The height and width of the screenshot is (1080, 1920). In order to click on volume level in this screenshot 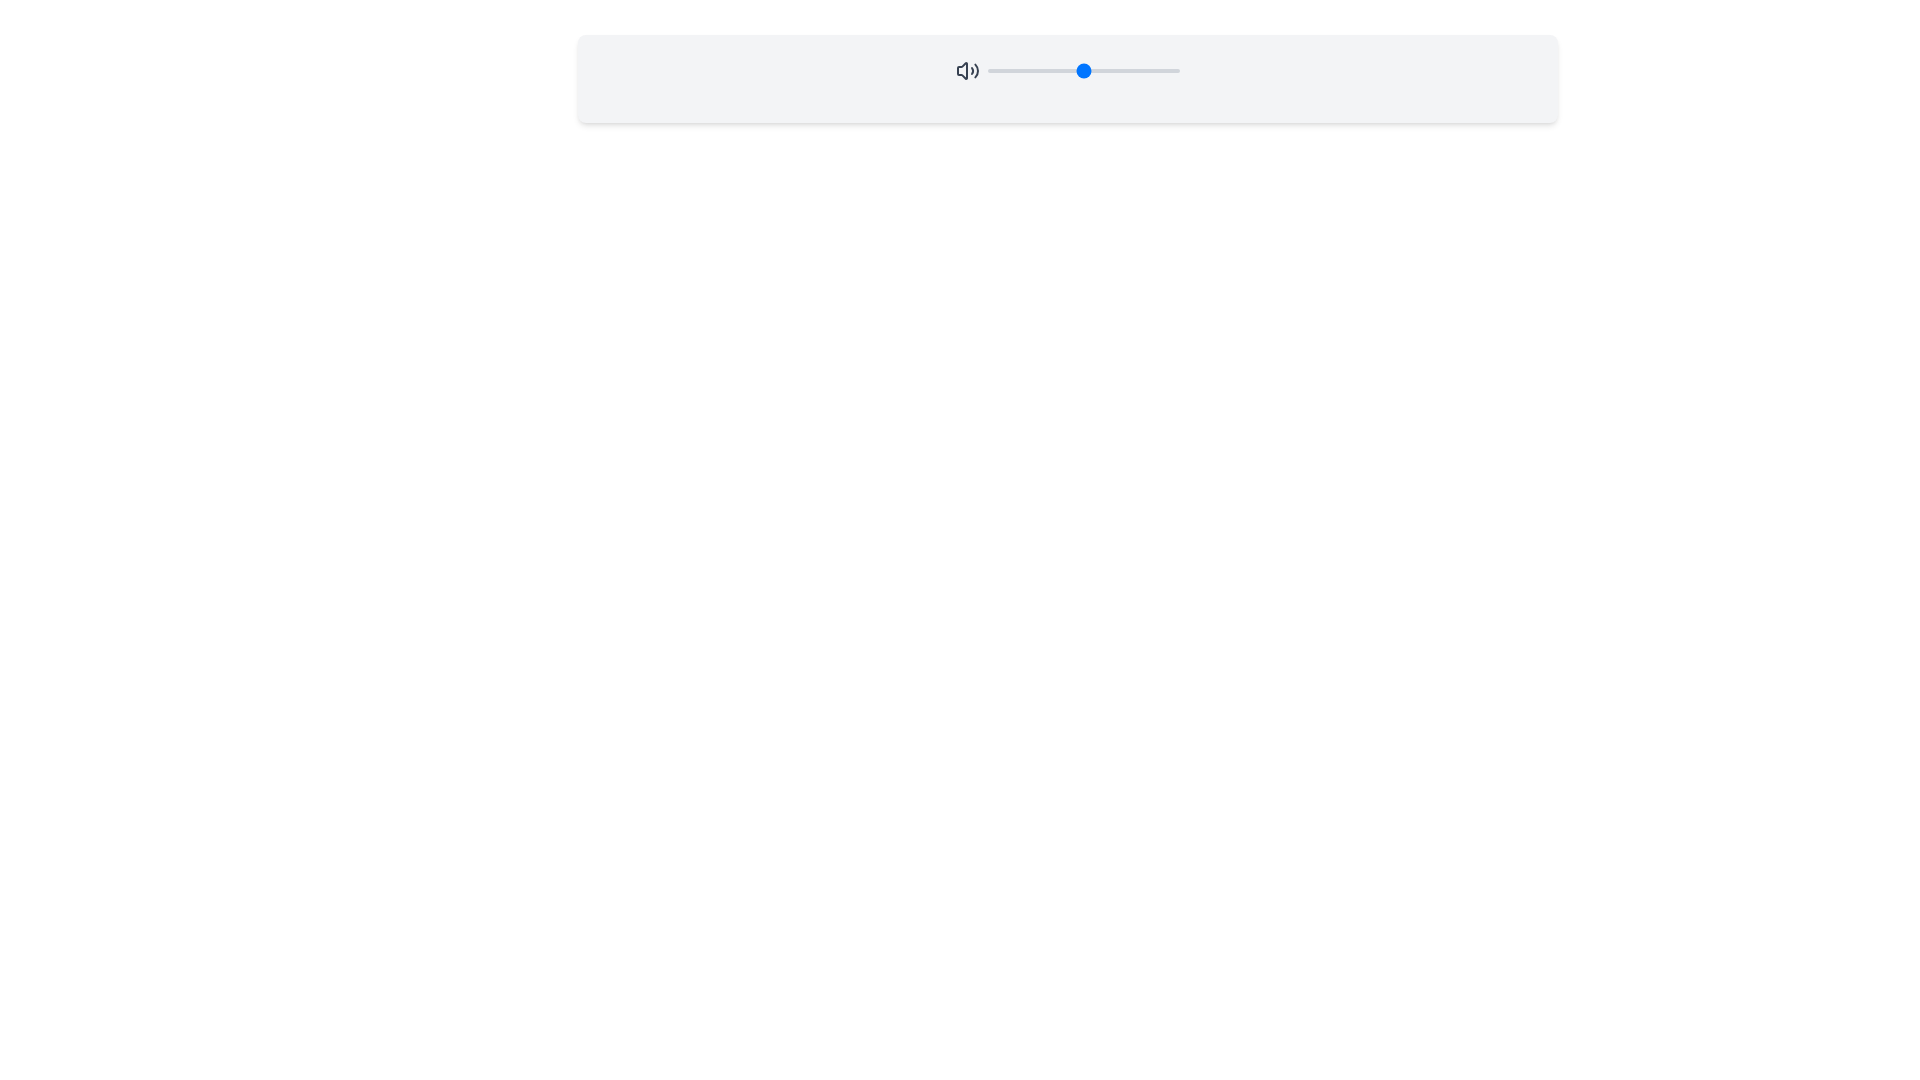, I will do `click(1155, 69)`.